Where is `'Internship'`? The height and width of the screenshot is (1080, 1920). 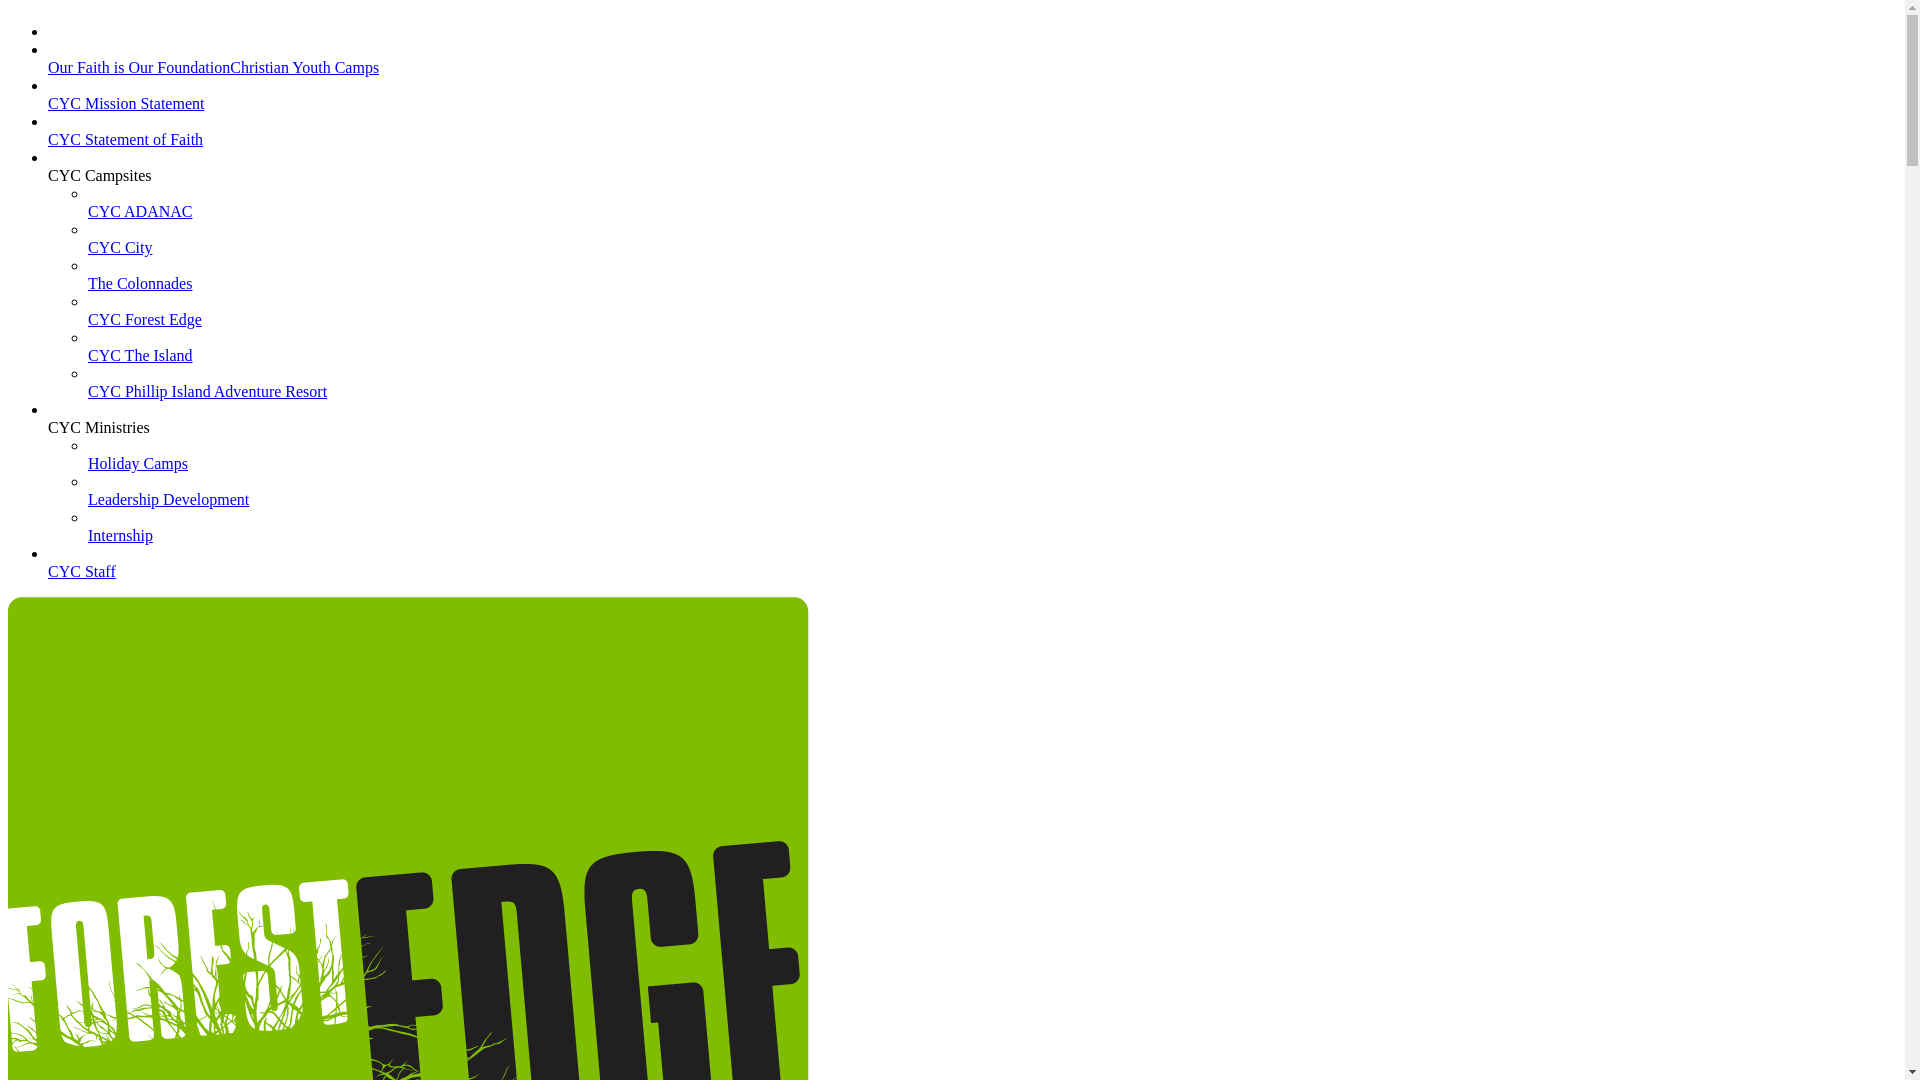
'Internship' is located at coordinates (119, 544).